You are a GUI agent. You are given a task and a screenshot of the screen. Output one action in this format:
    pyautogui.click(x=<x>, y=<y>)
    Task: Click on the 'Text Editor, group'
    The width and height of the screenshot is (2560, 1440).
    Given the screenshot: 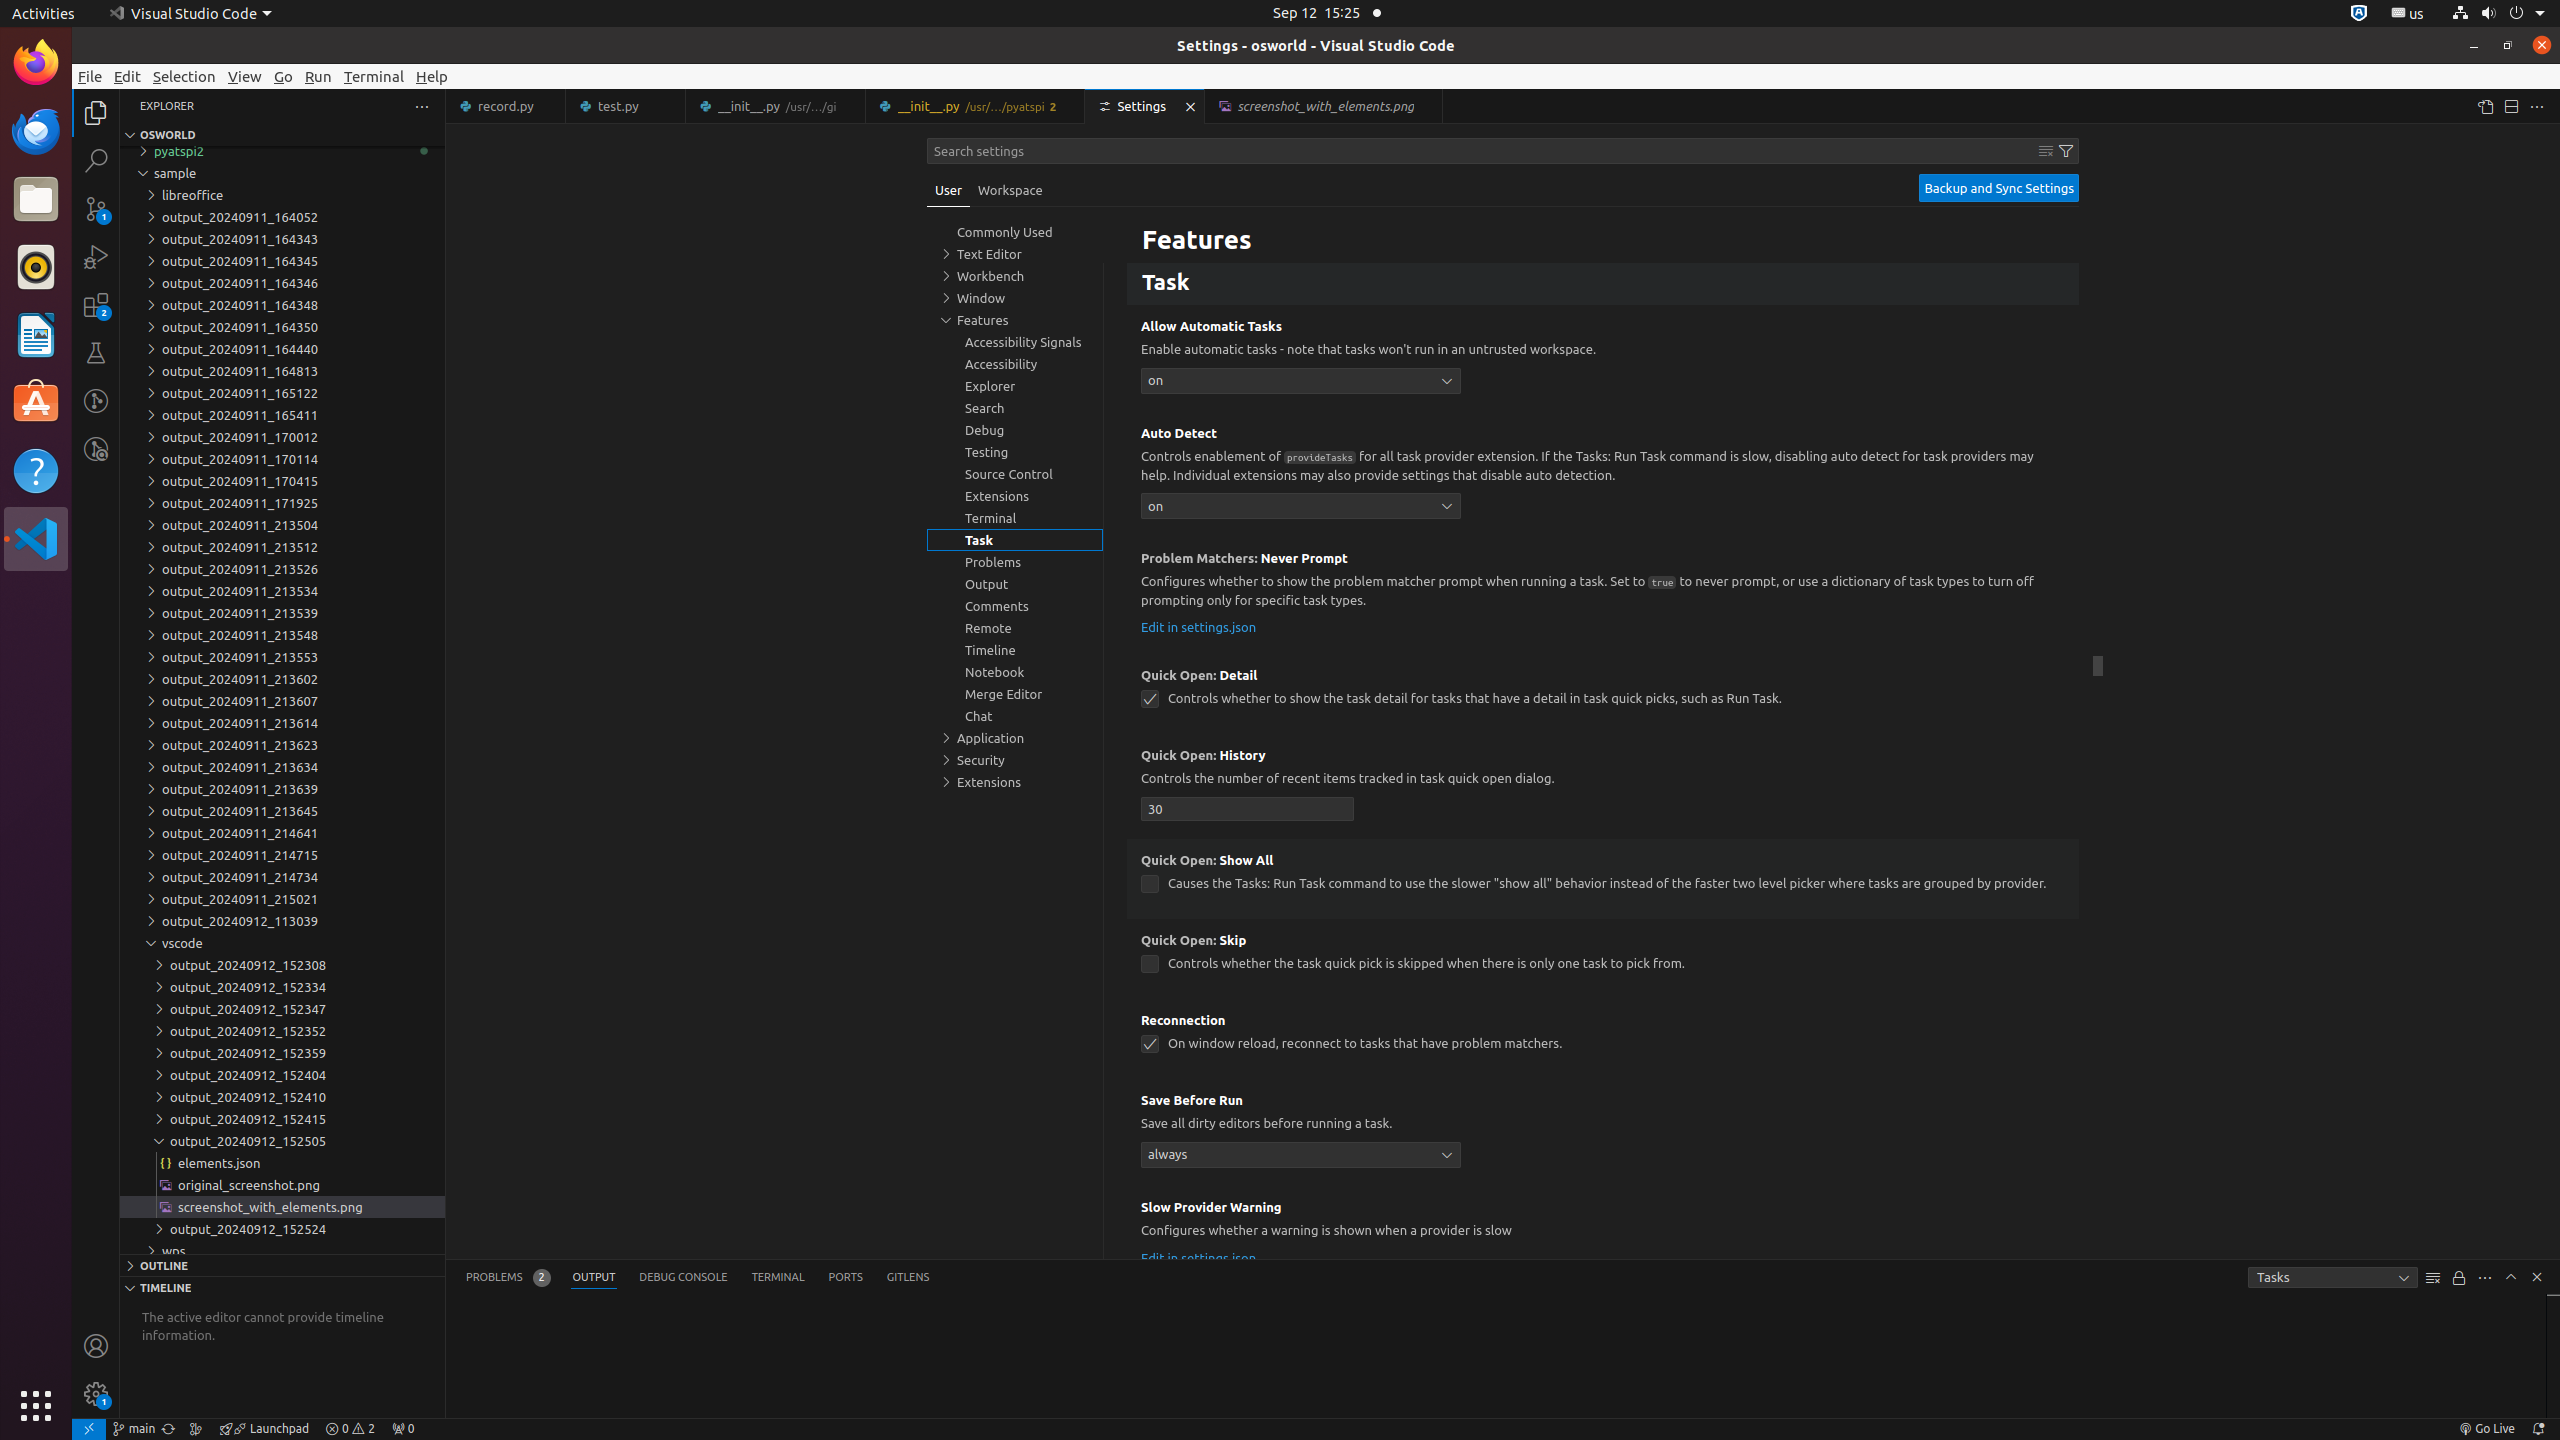 What is the action you would take?
    pyautogui.click(x=1015, y=253)
    